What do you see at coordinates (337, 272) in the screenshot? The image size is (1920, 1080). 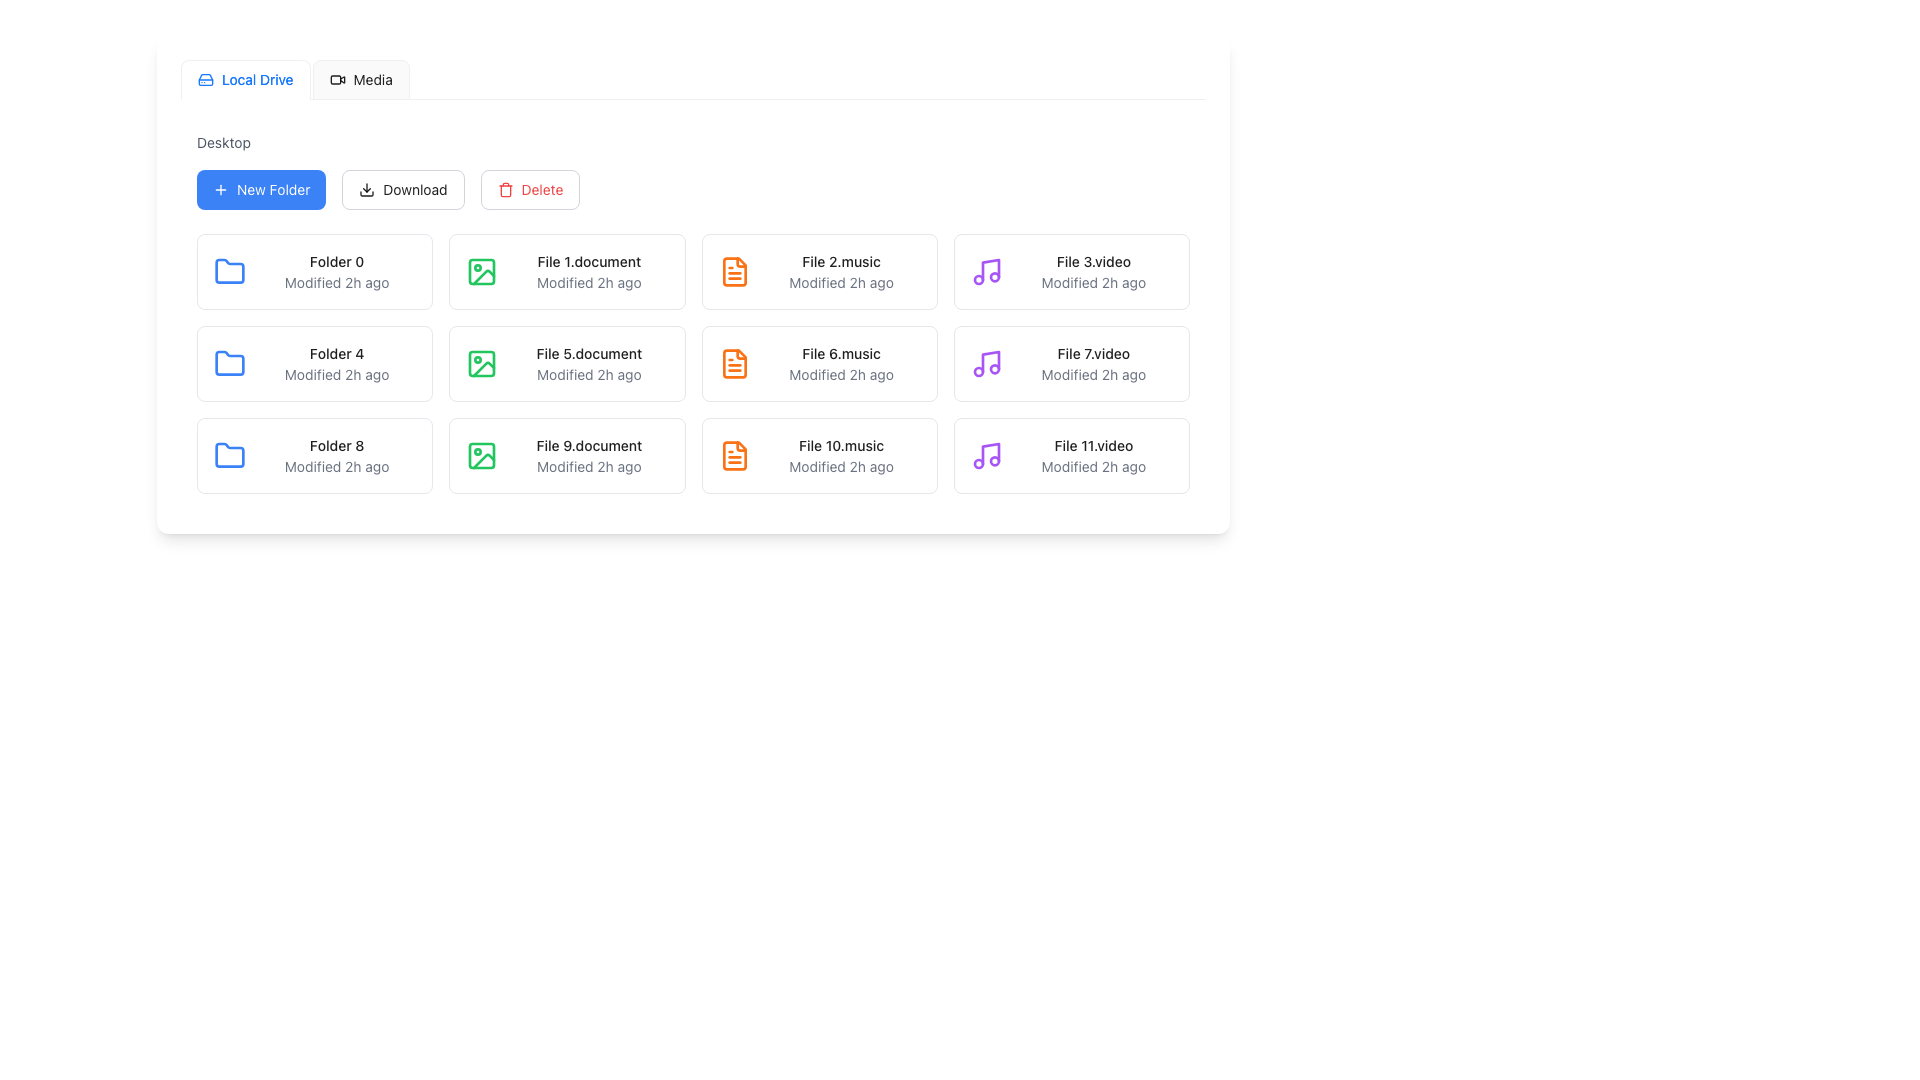 I see `to select the folder item representation located in the first row and first column of the file items grid layout` at bounding box center [337, 272].